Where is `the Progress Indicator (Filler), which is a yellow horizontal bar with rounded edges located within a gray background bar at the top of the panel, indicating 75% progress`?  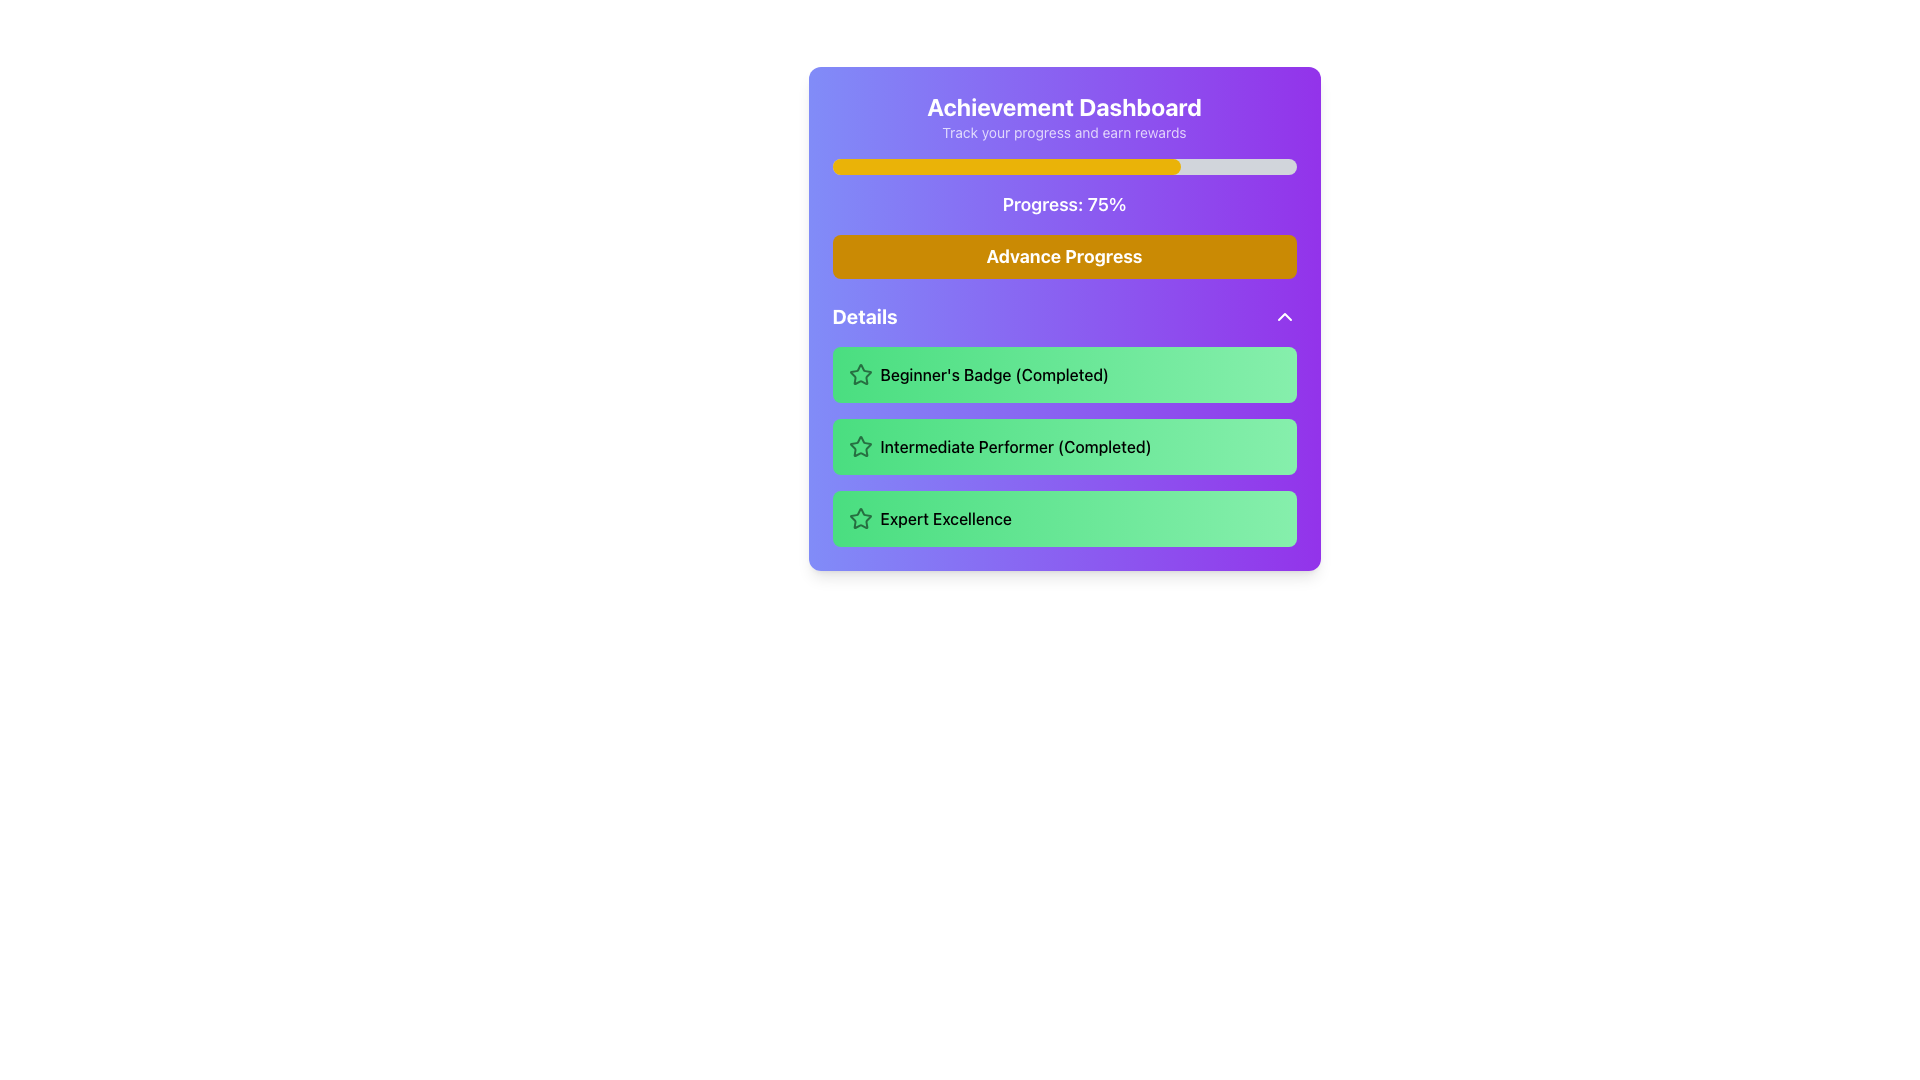
the Progress Indicator (Filler), which is a yellow horizontal bar with rounded edges located within a gray background bar at the top of the panel, indicating 75% progress is located at coordinates (1006, 165).